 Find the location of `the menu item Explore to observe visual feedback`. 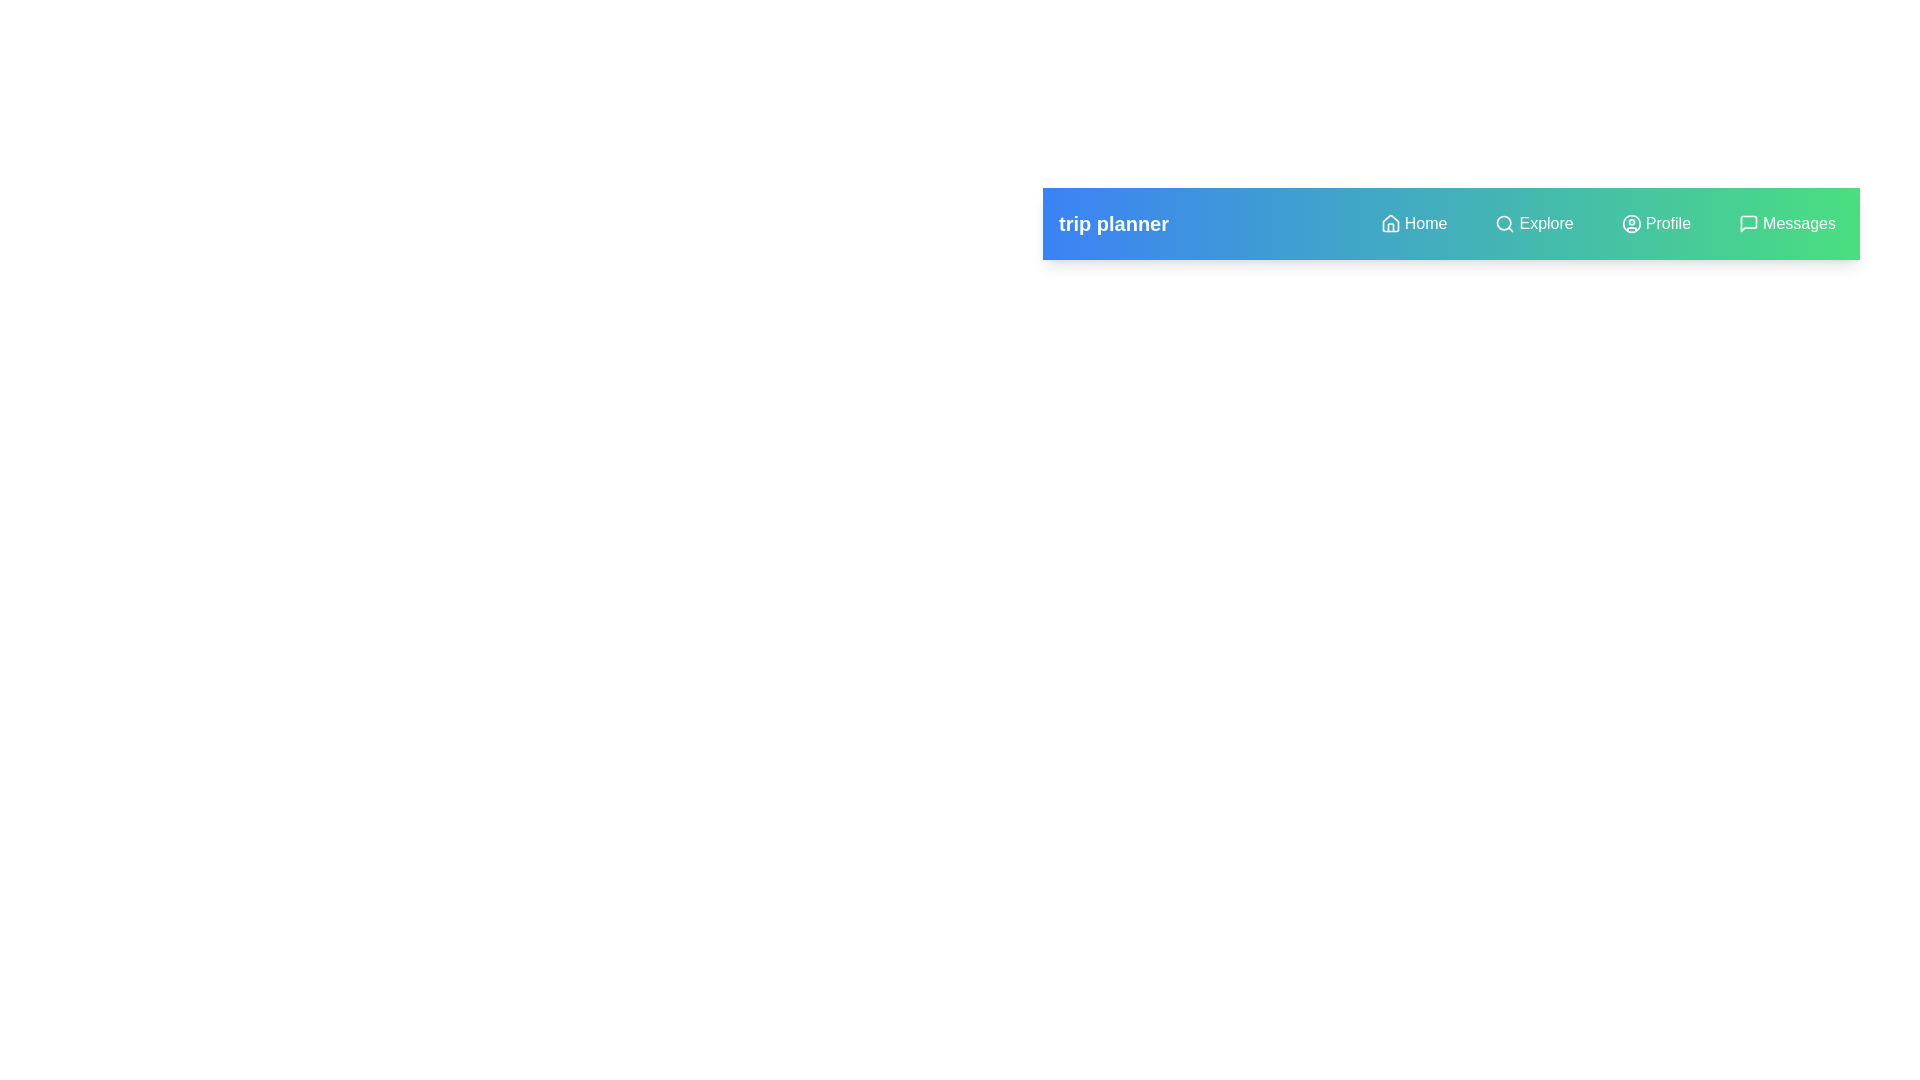

the menu item Explore to observe visual feedback is located at coordinates (1533, 223).